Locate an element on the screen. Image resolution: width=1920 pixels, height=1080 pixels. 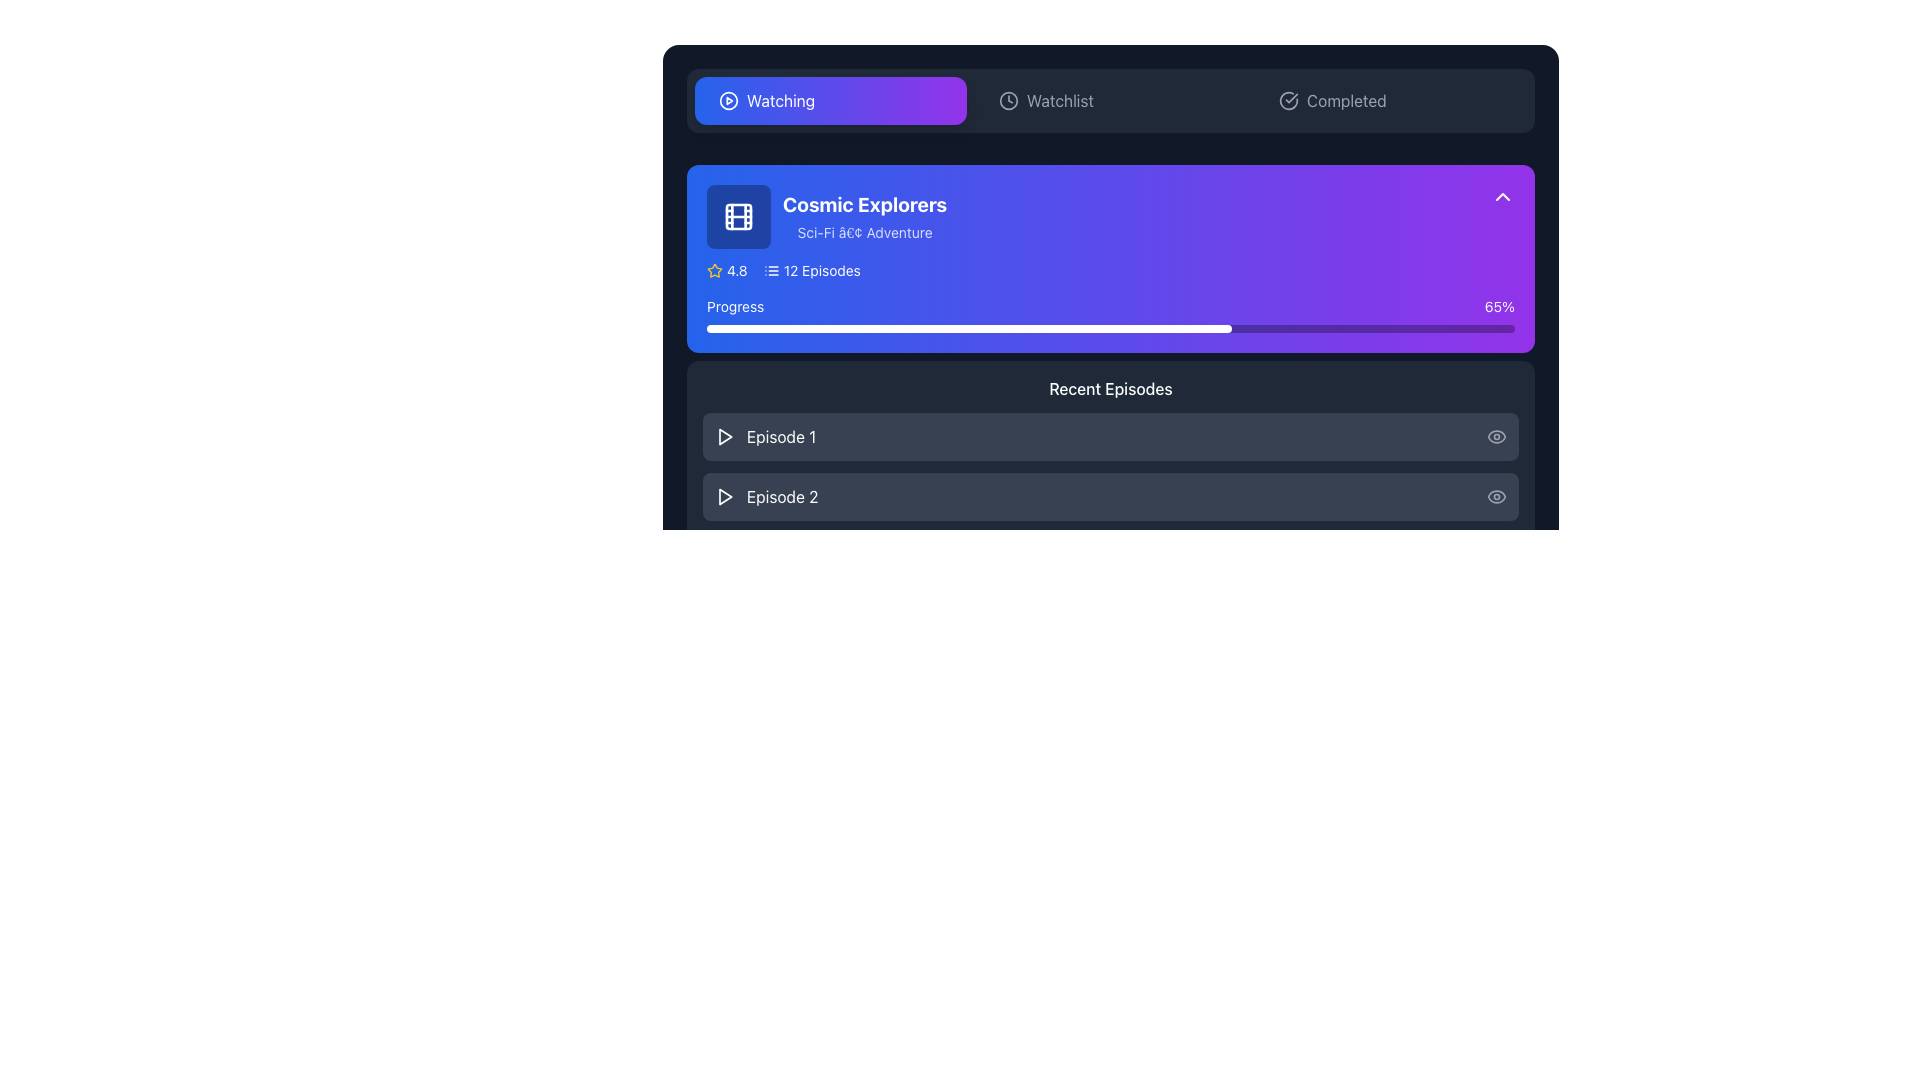
the 'play' button icon located to the immediate left of the text 'Episode 1' in the 'Recent Episodes' section is located at coordinates (724, 435).